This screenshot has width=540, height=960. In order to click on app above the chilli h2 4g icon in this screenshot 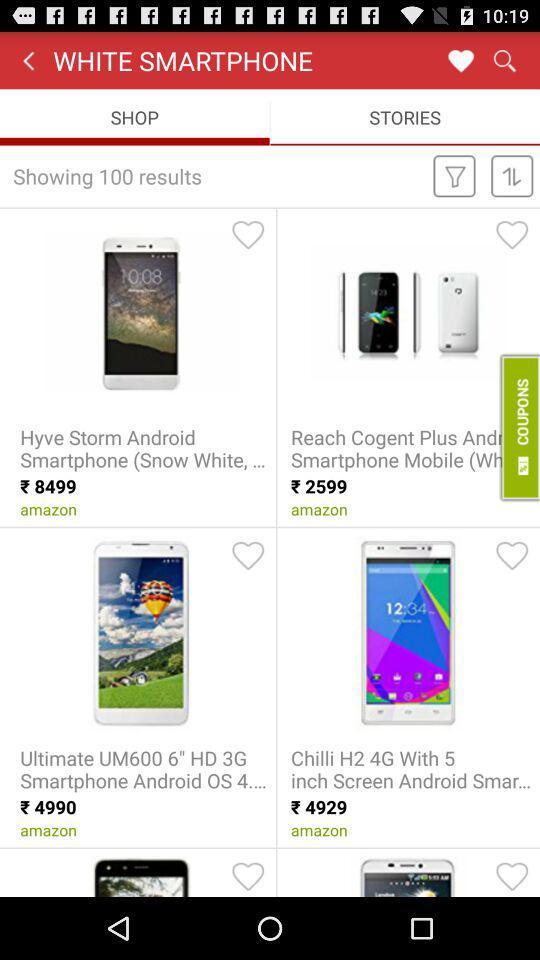, I will do `click(512, 555)`.